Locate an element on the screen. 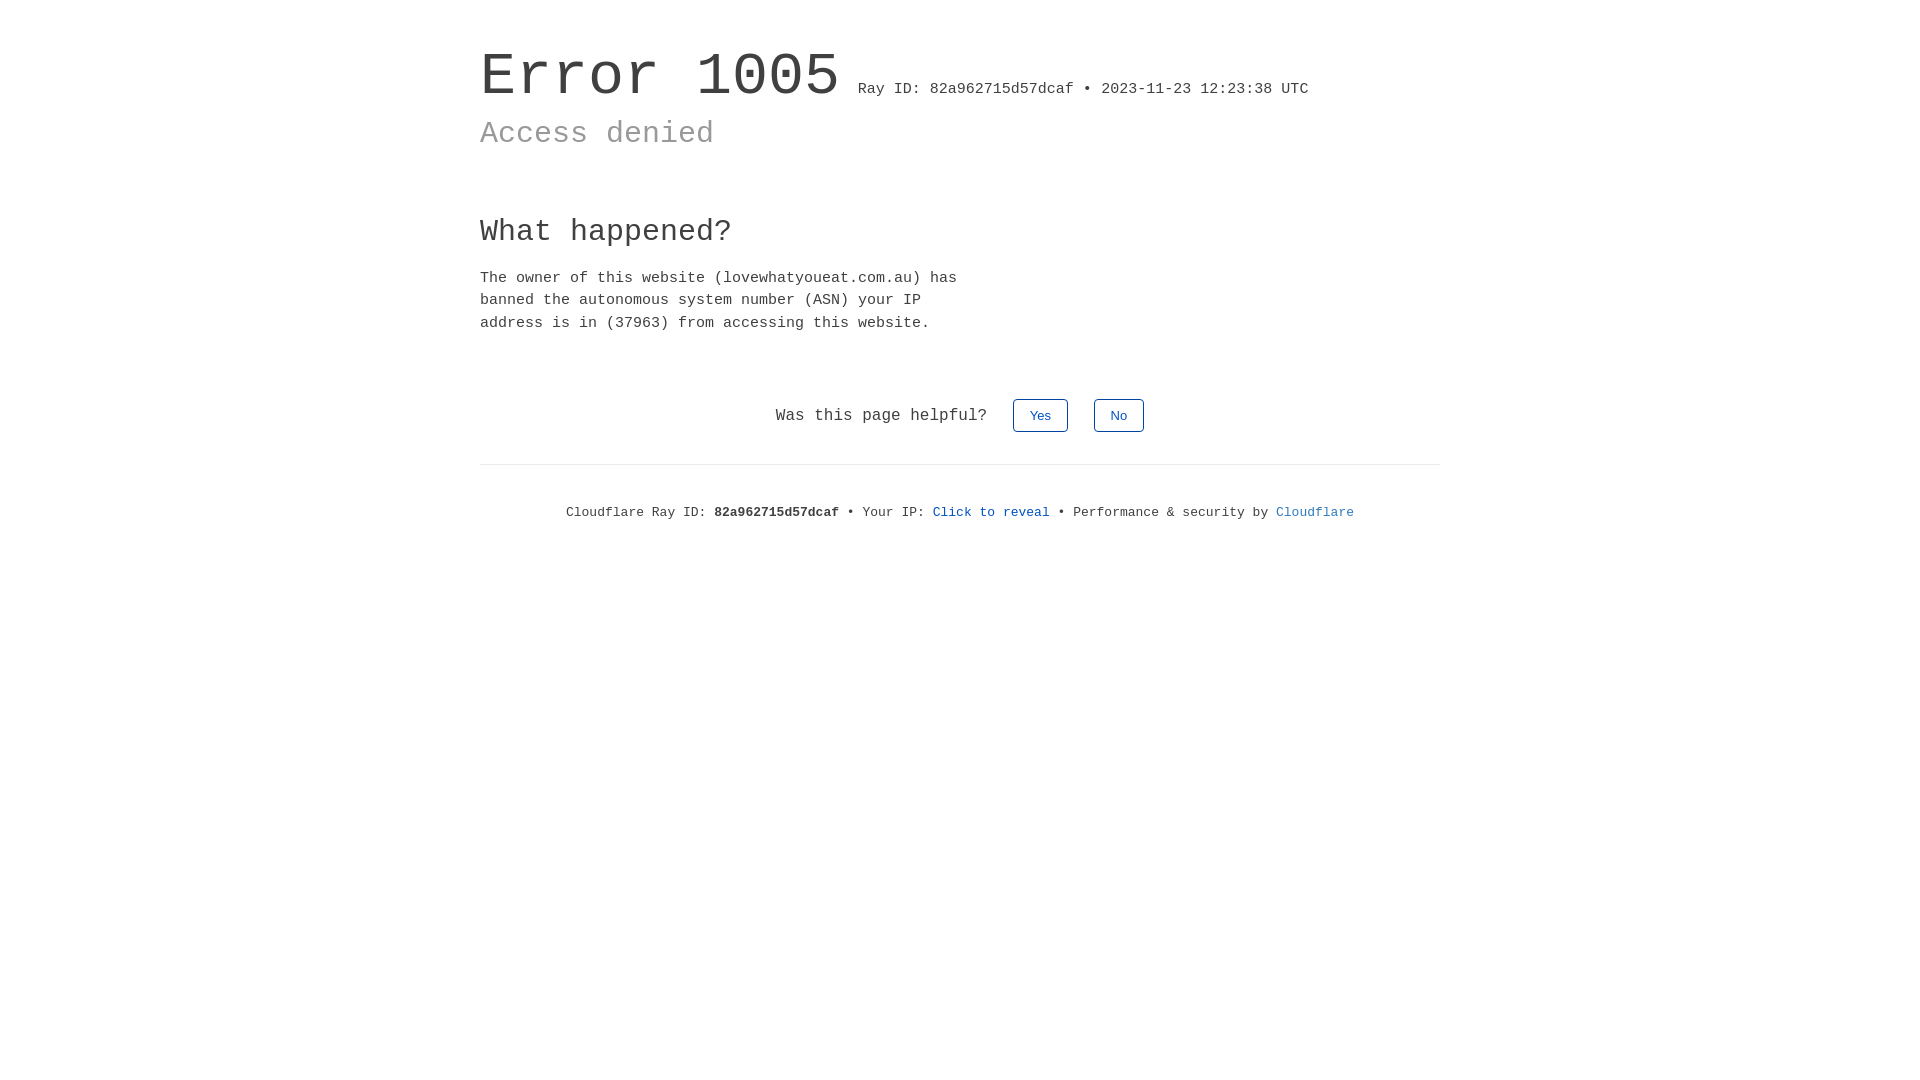  'Yes' is located at coordinates (1012, 414).